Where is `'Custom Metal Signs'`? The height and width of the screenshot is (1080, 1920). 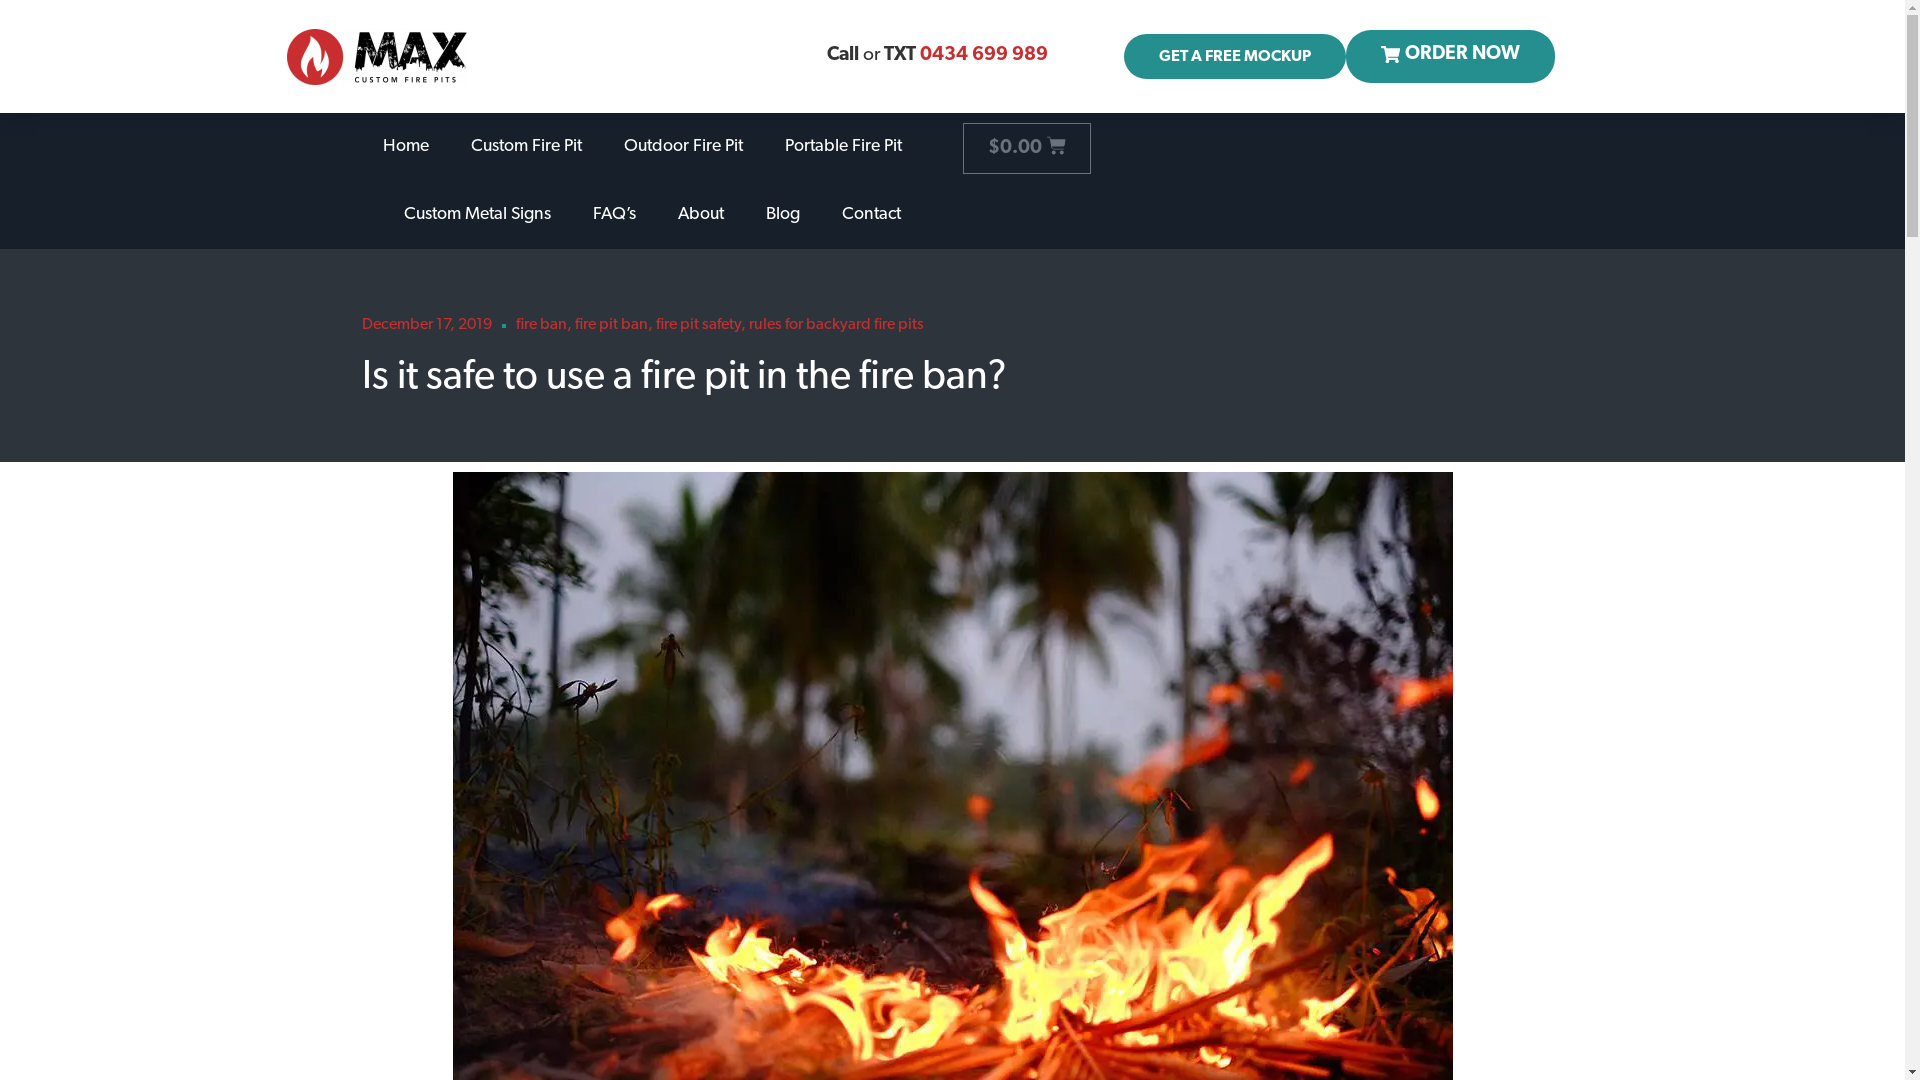 'Custom Metal Signs' is located at coordinates (476, 215).